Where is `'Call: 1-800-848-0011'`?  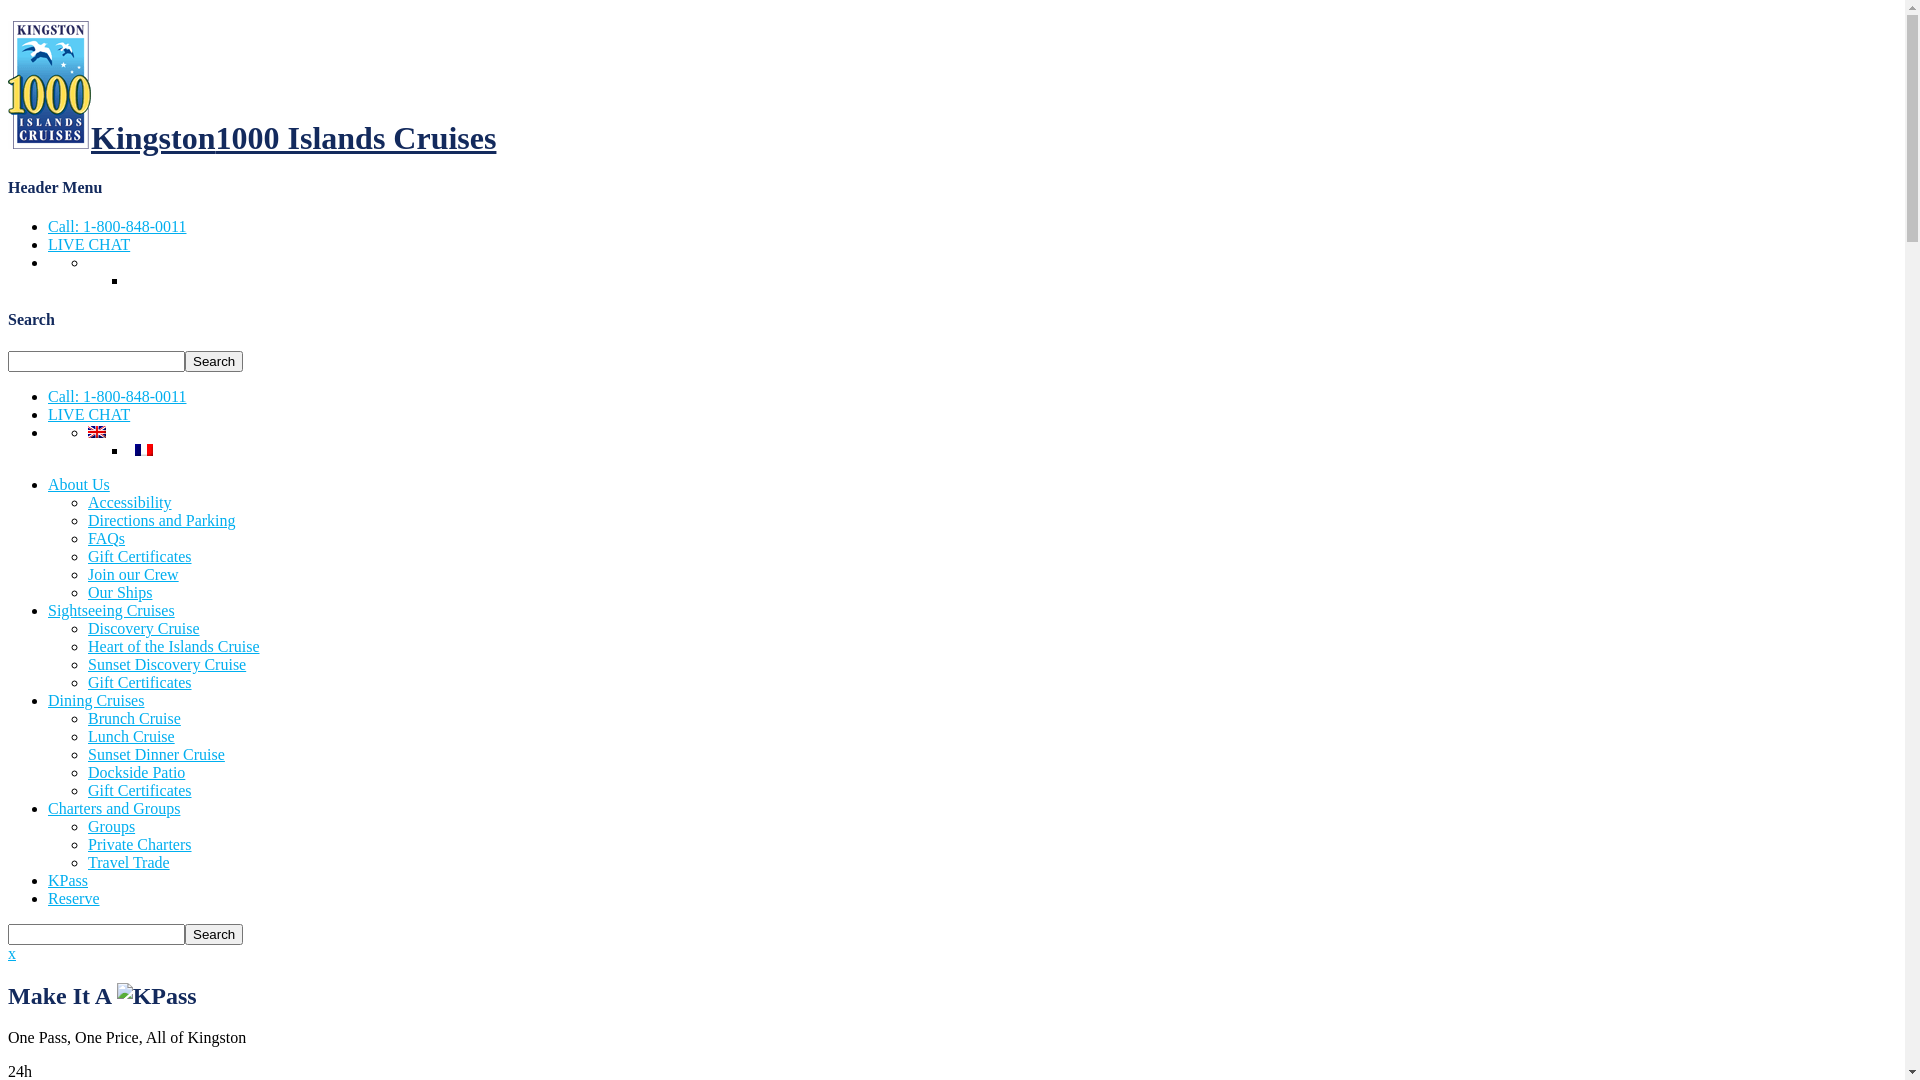
'Call: 1-800-848-0011' is located at coordinates (116, 396).